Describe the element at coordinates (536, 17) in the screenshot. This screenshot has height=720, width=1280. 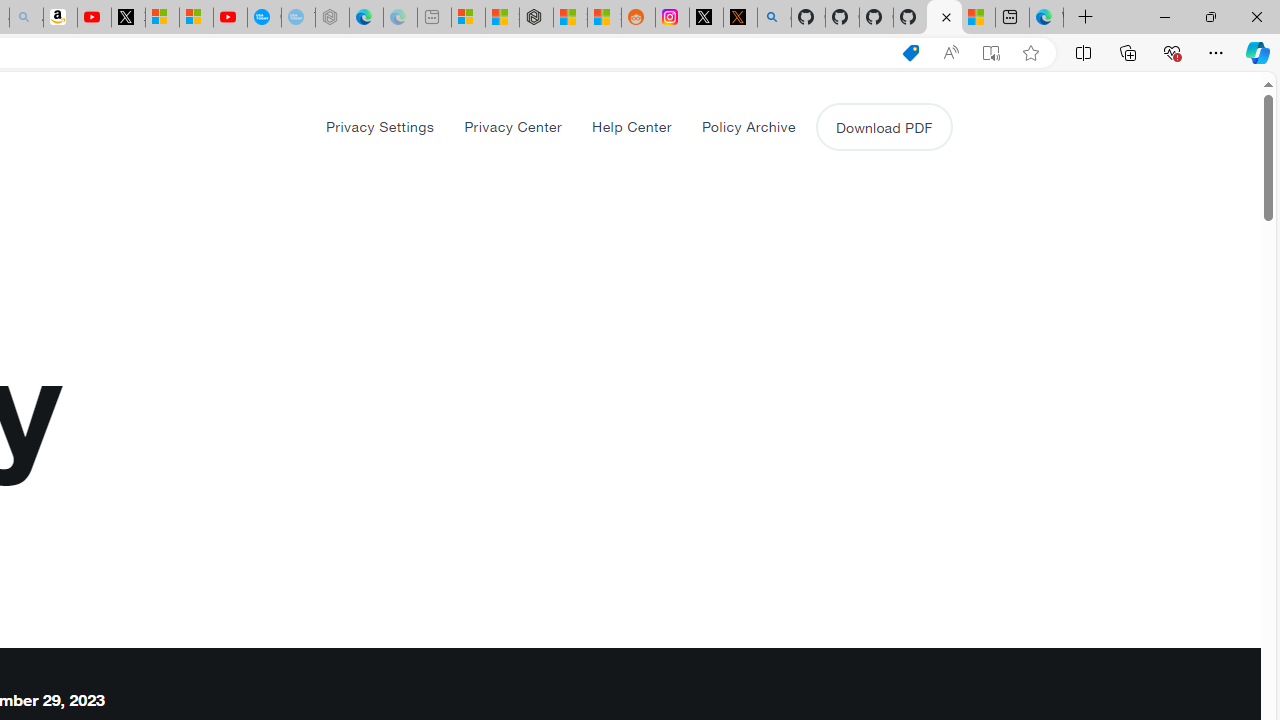
I see `'Nordace - Duffels'` at that location.